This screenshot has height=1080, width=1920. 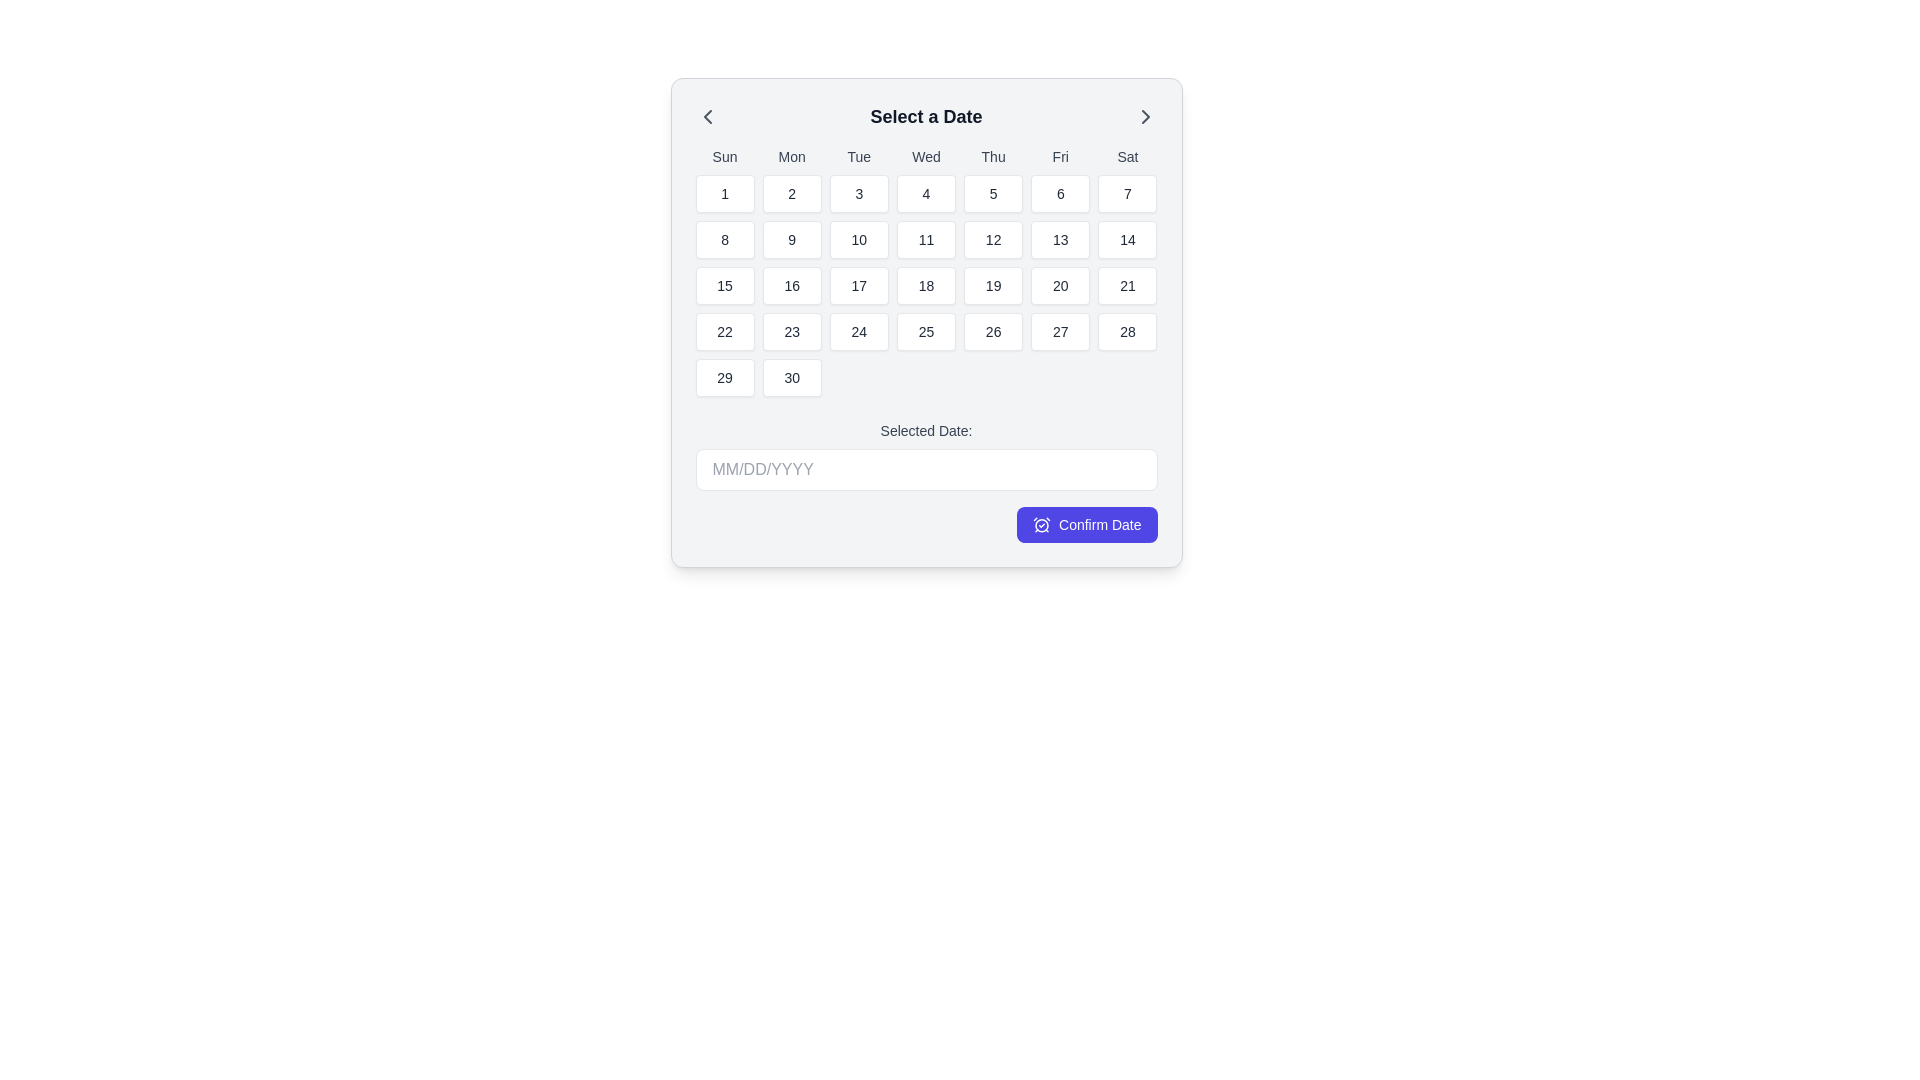 What do you see at coordinates (993, 193) in the screenshot?
I see `the rectangular button displaying the number '5' with rounded edges, located under the header 'Thu' in the second row and fifth column of the grid` at bounding box center [993, 193].